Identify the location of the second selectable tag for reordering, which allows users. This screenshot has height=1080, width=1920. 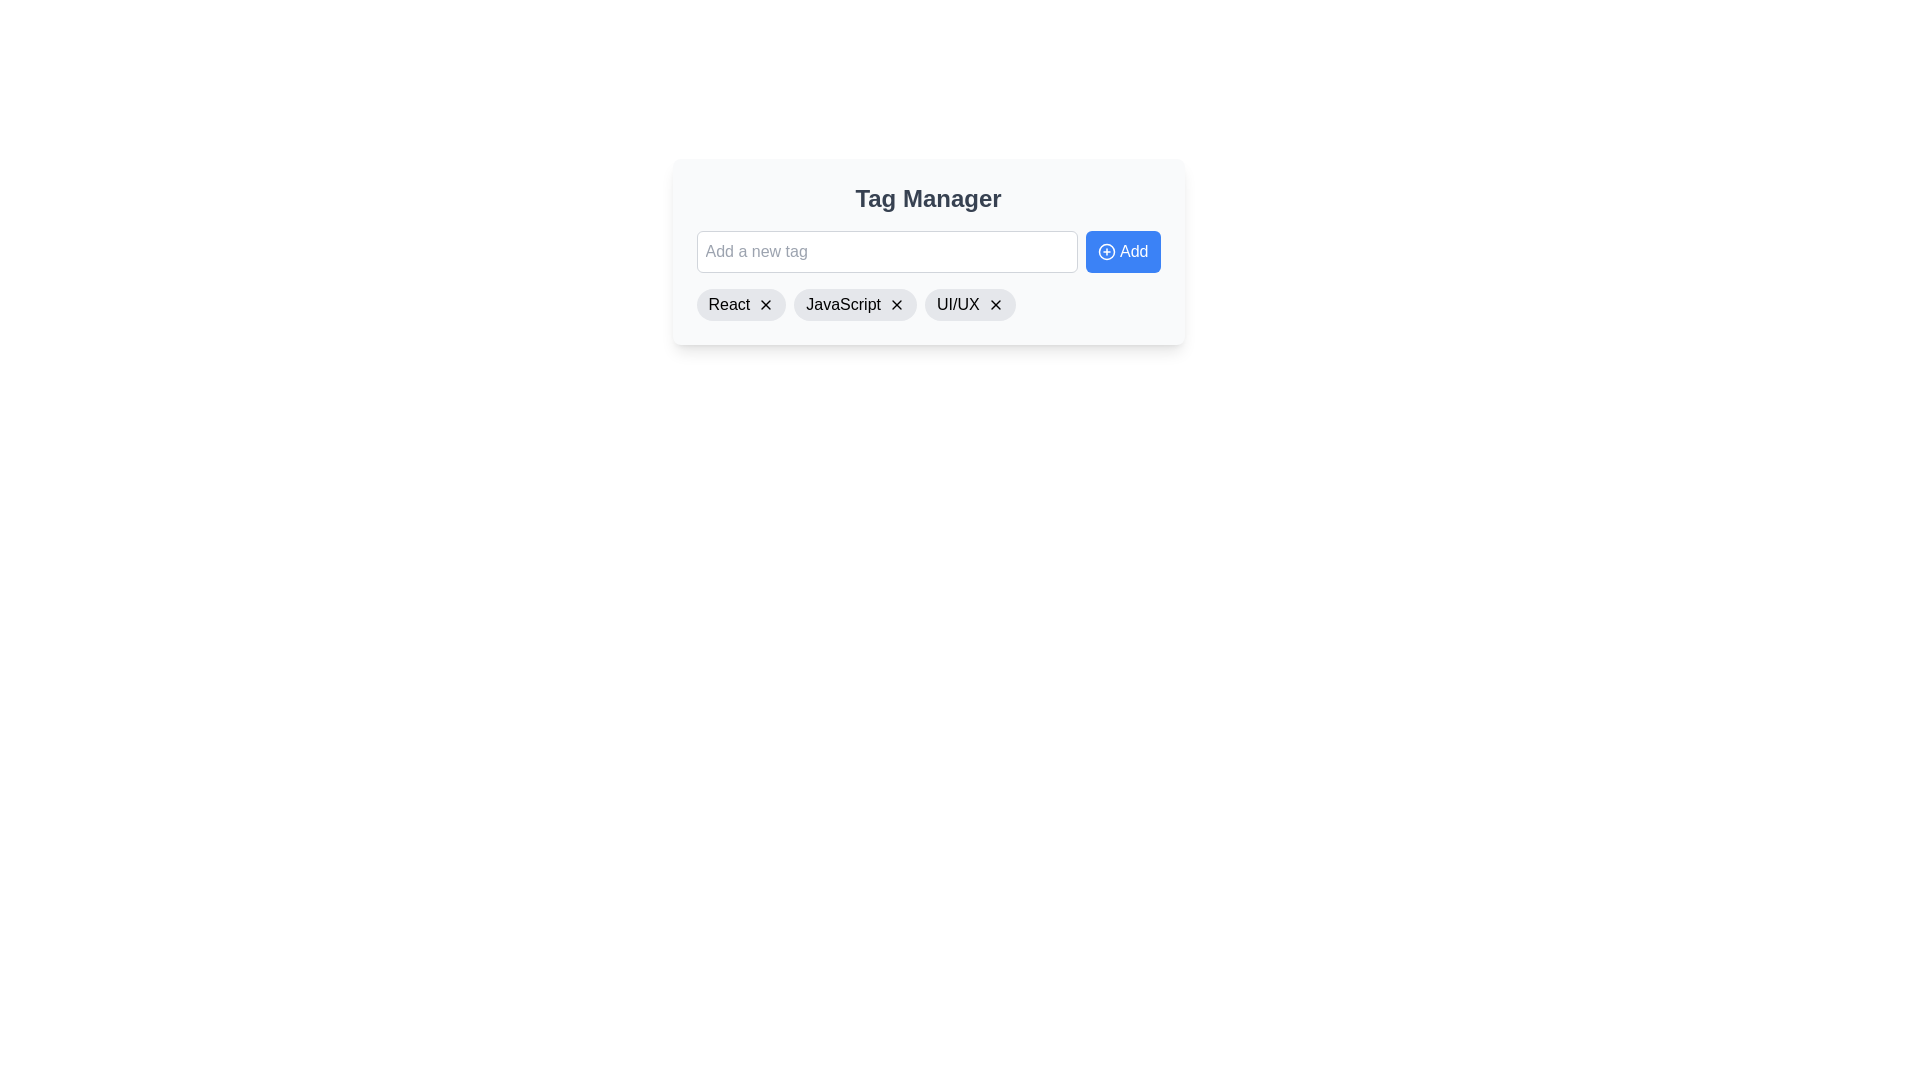
(855, 304).